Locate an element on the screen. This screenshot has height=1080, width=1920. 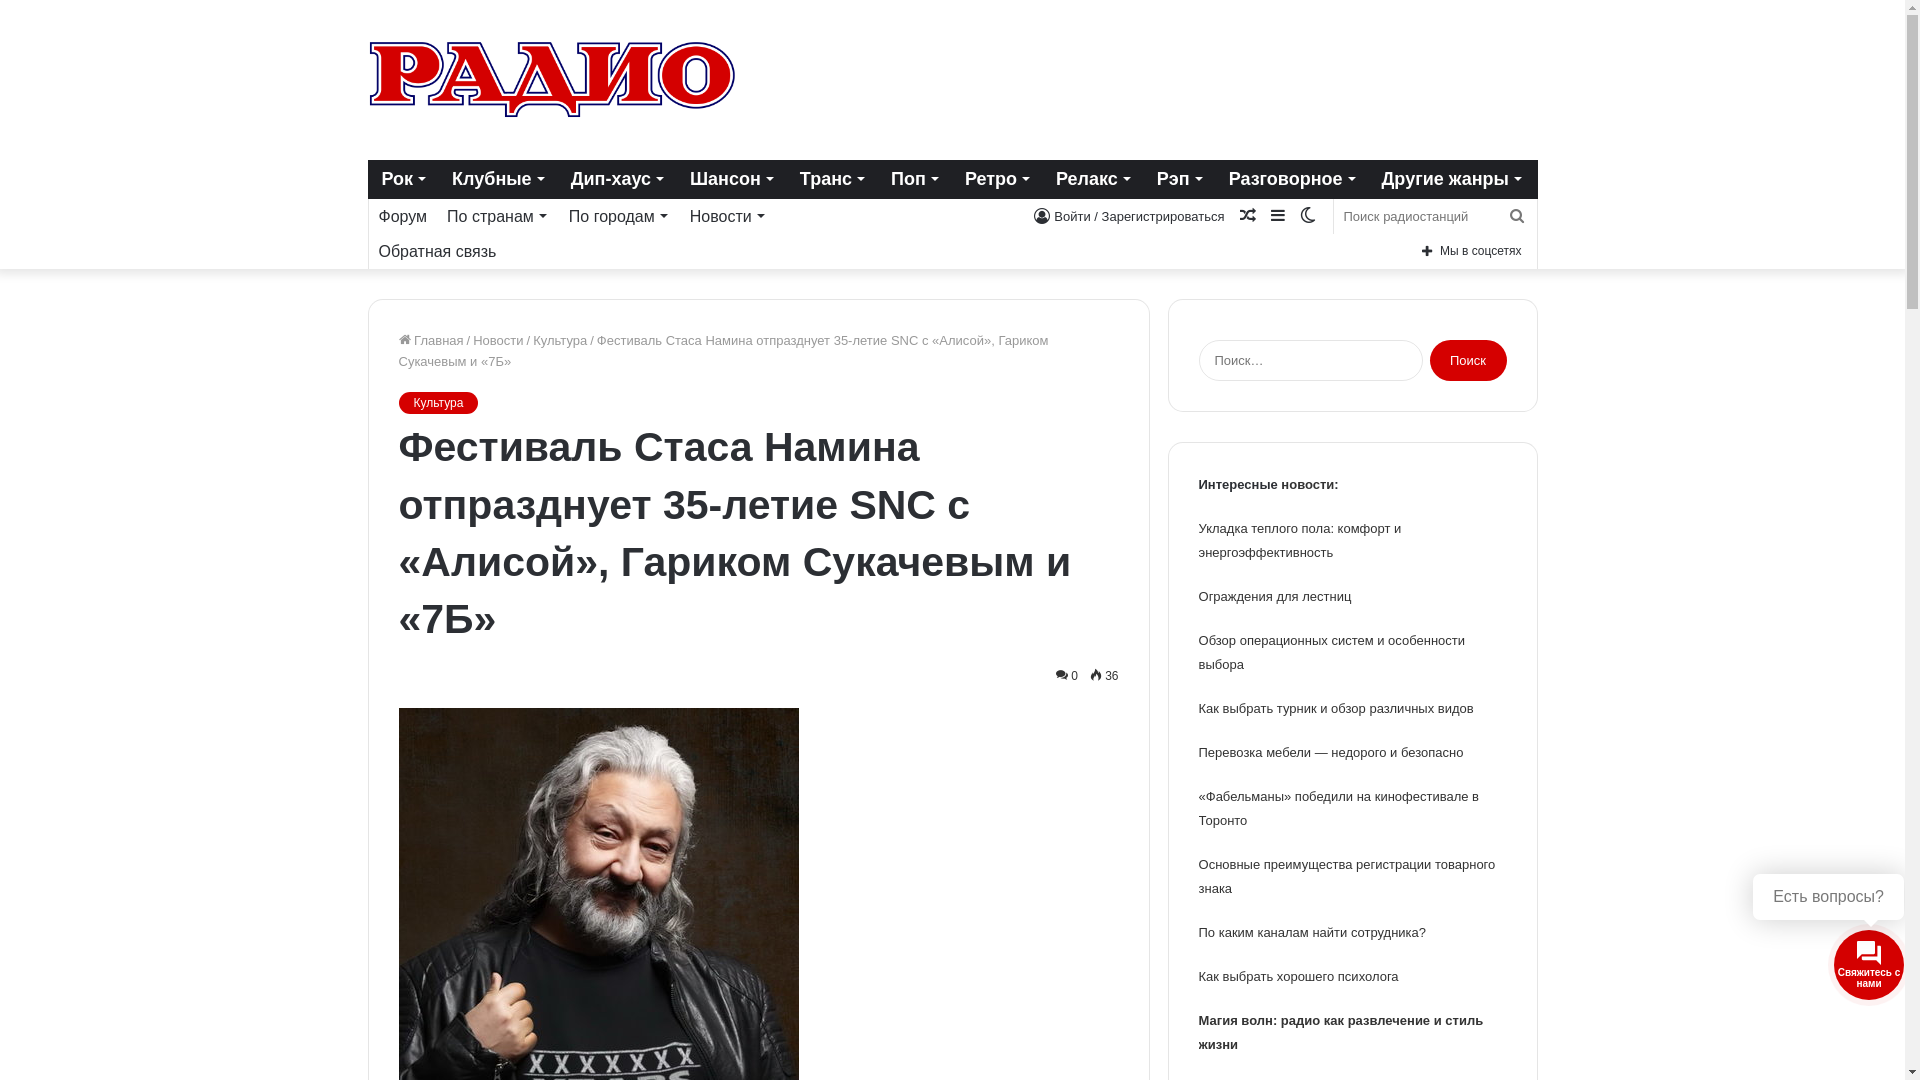
'Sidebar' is located at coordinates (1275, 216).